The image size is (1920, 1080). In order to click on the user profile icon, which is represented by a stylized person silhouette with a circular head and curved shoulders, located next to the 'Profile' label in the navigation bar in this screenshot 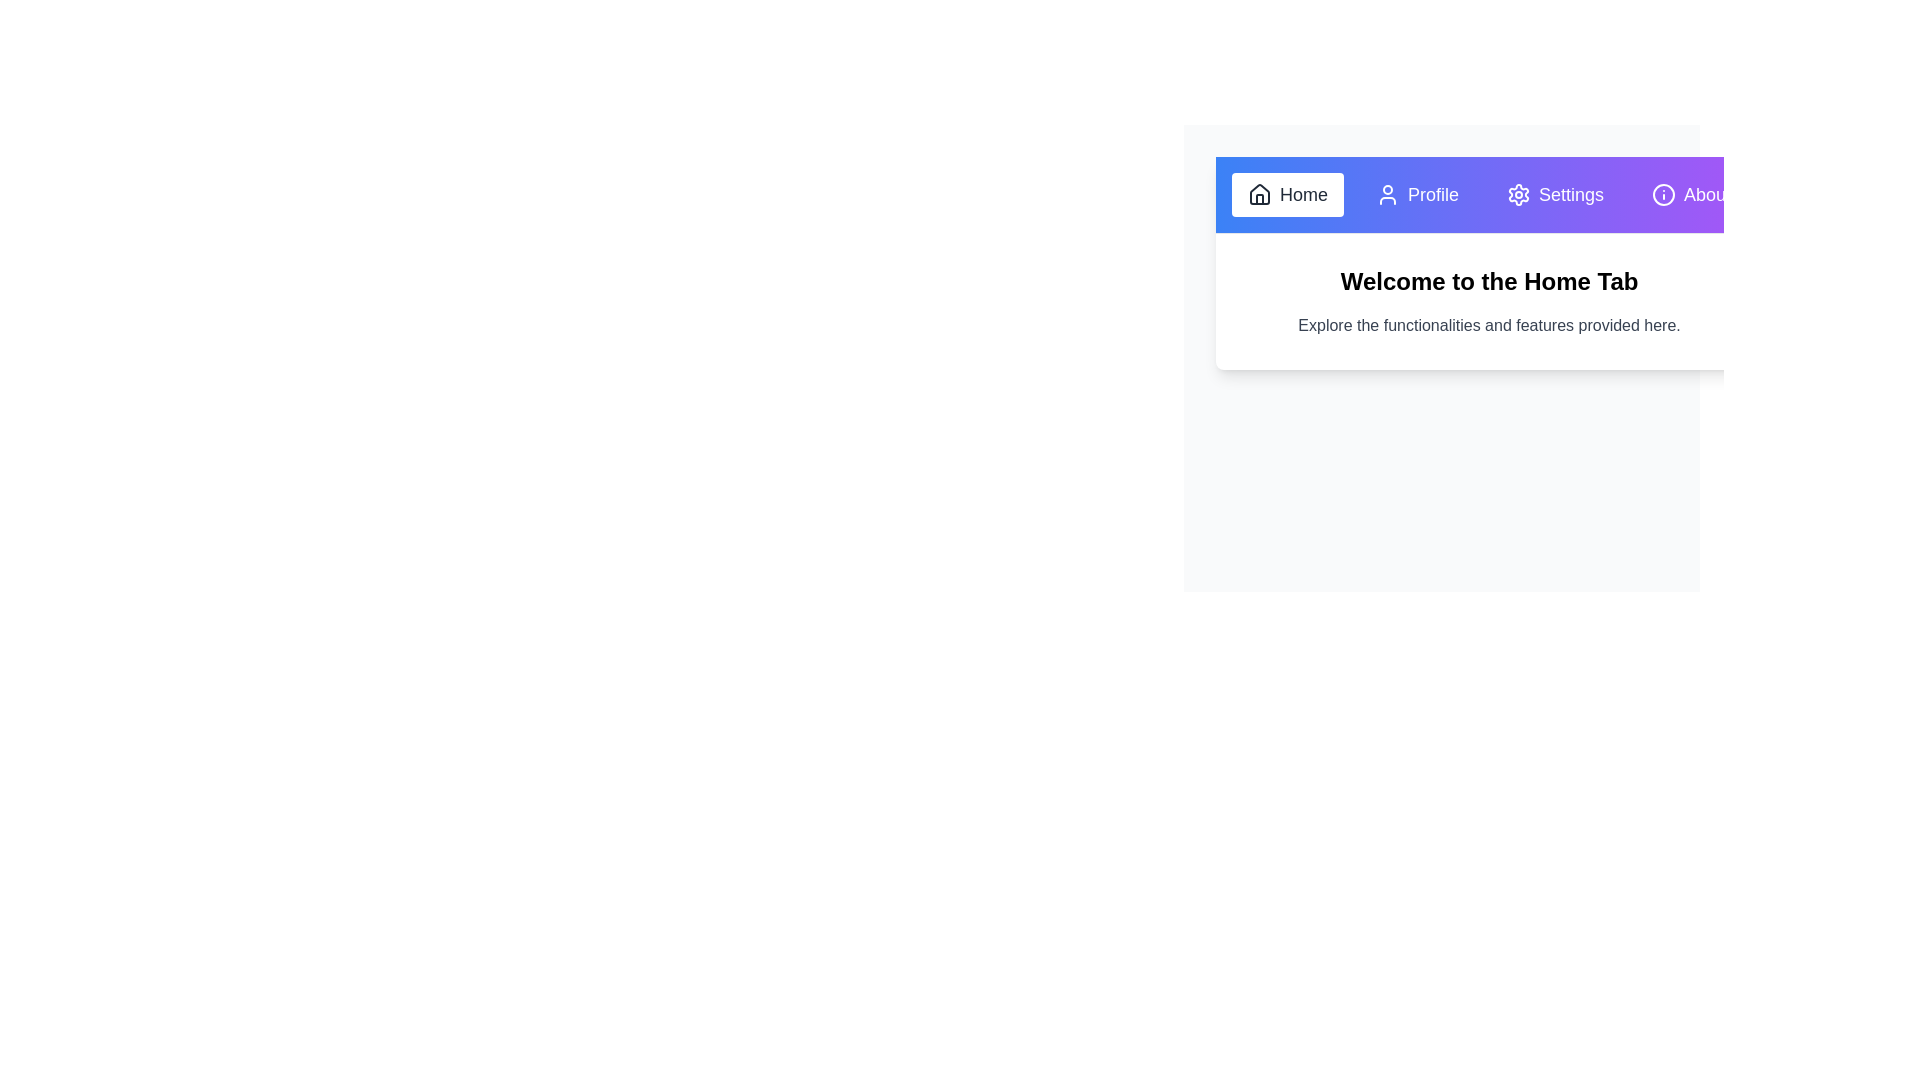, I will do `click(1386, 195)`.